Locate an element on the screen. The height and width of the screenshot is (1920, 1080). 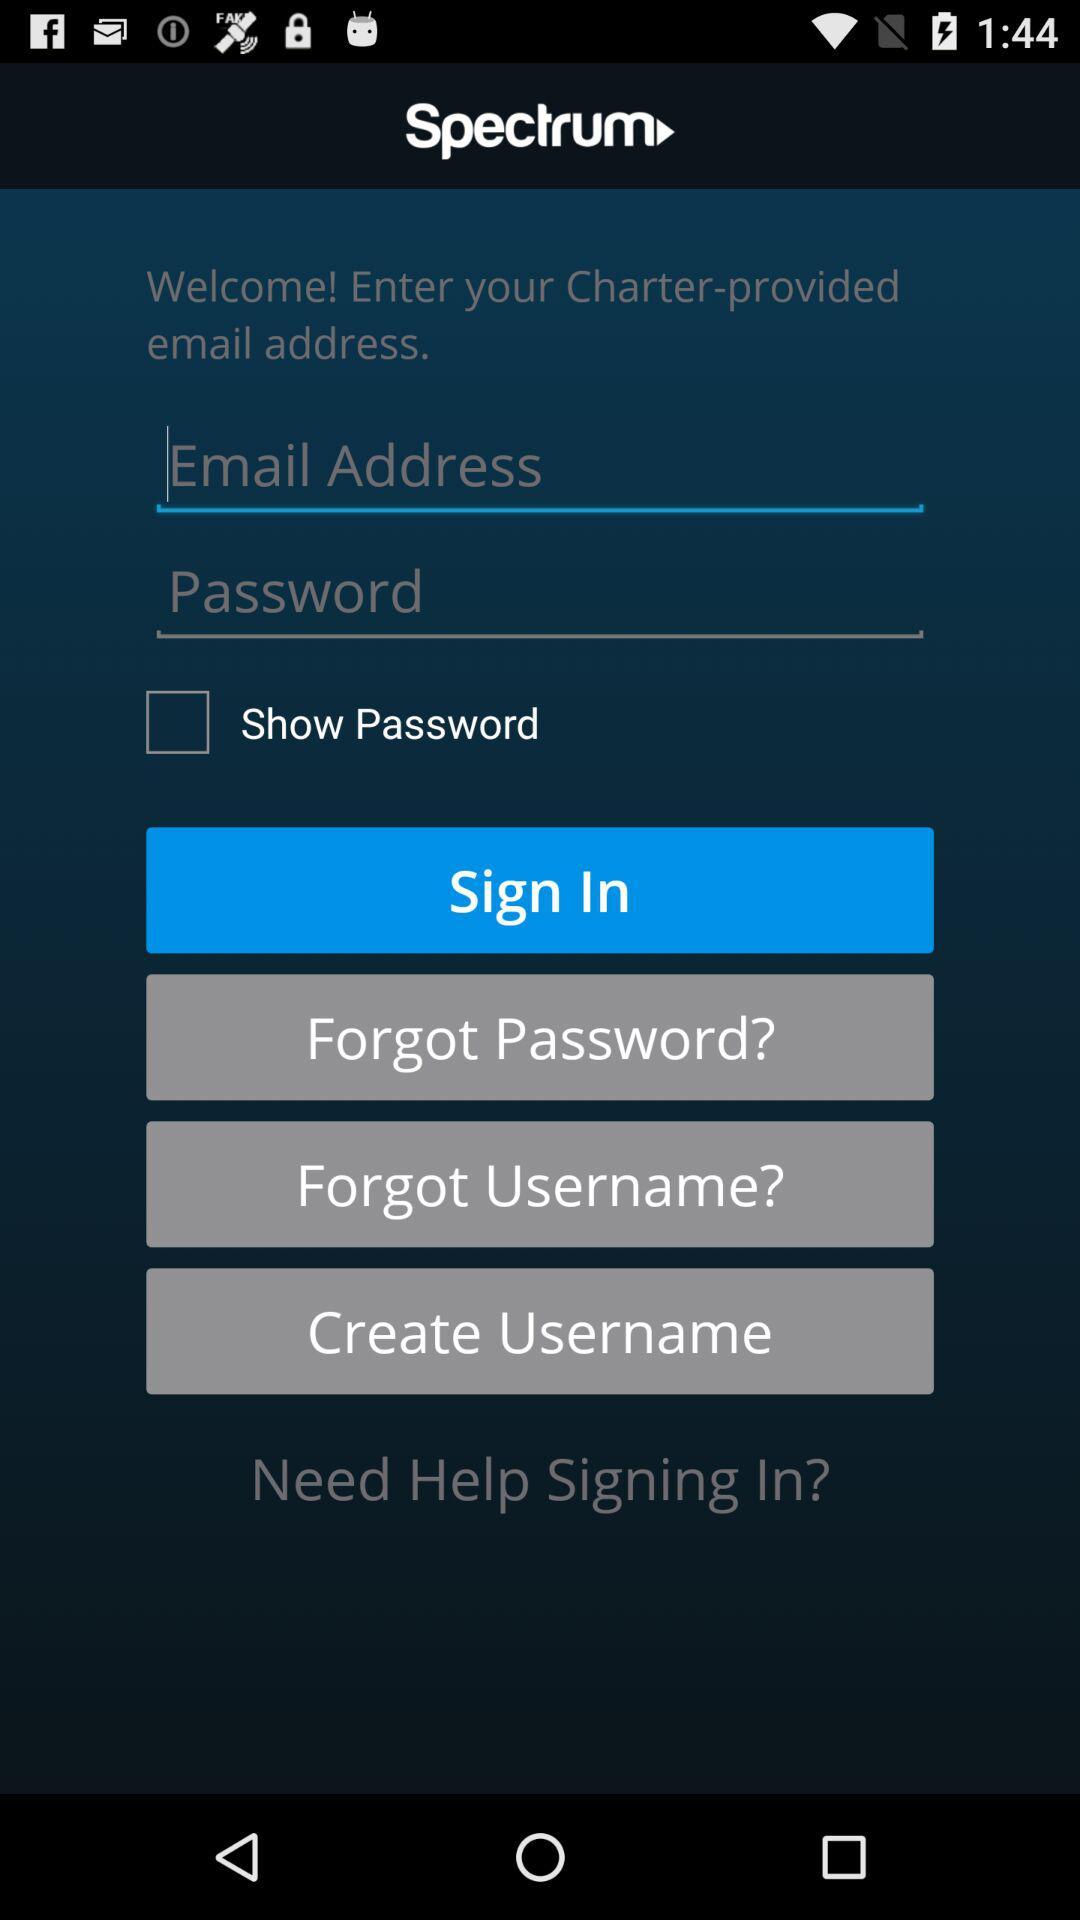
icon above the sign in icon is located at coordinates (342, 721).